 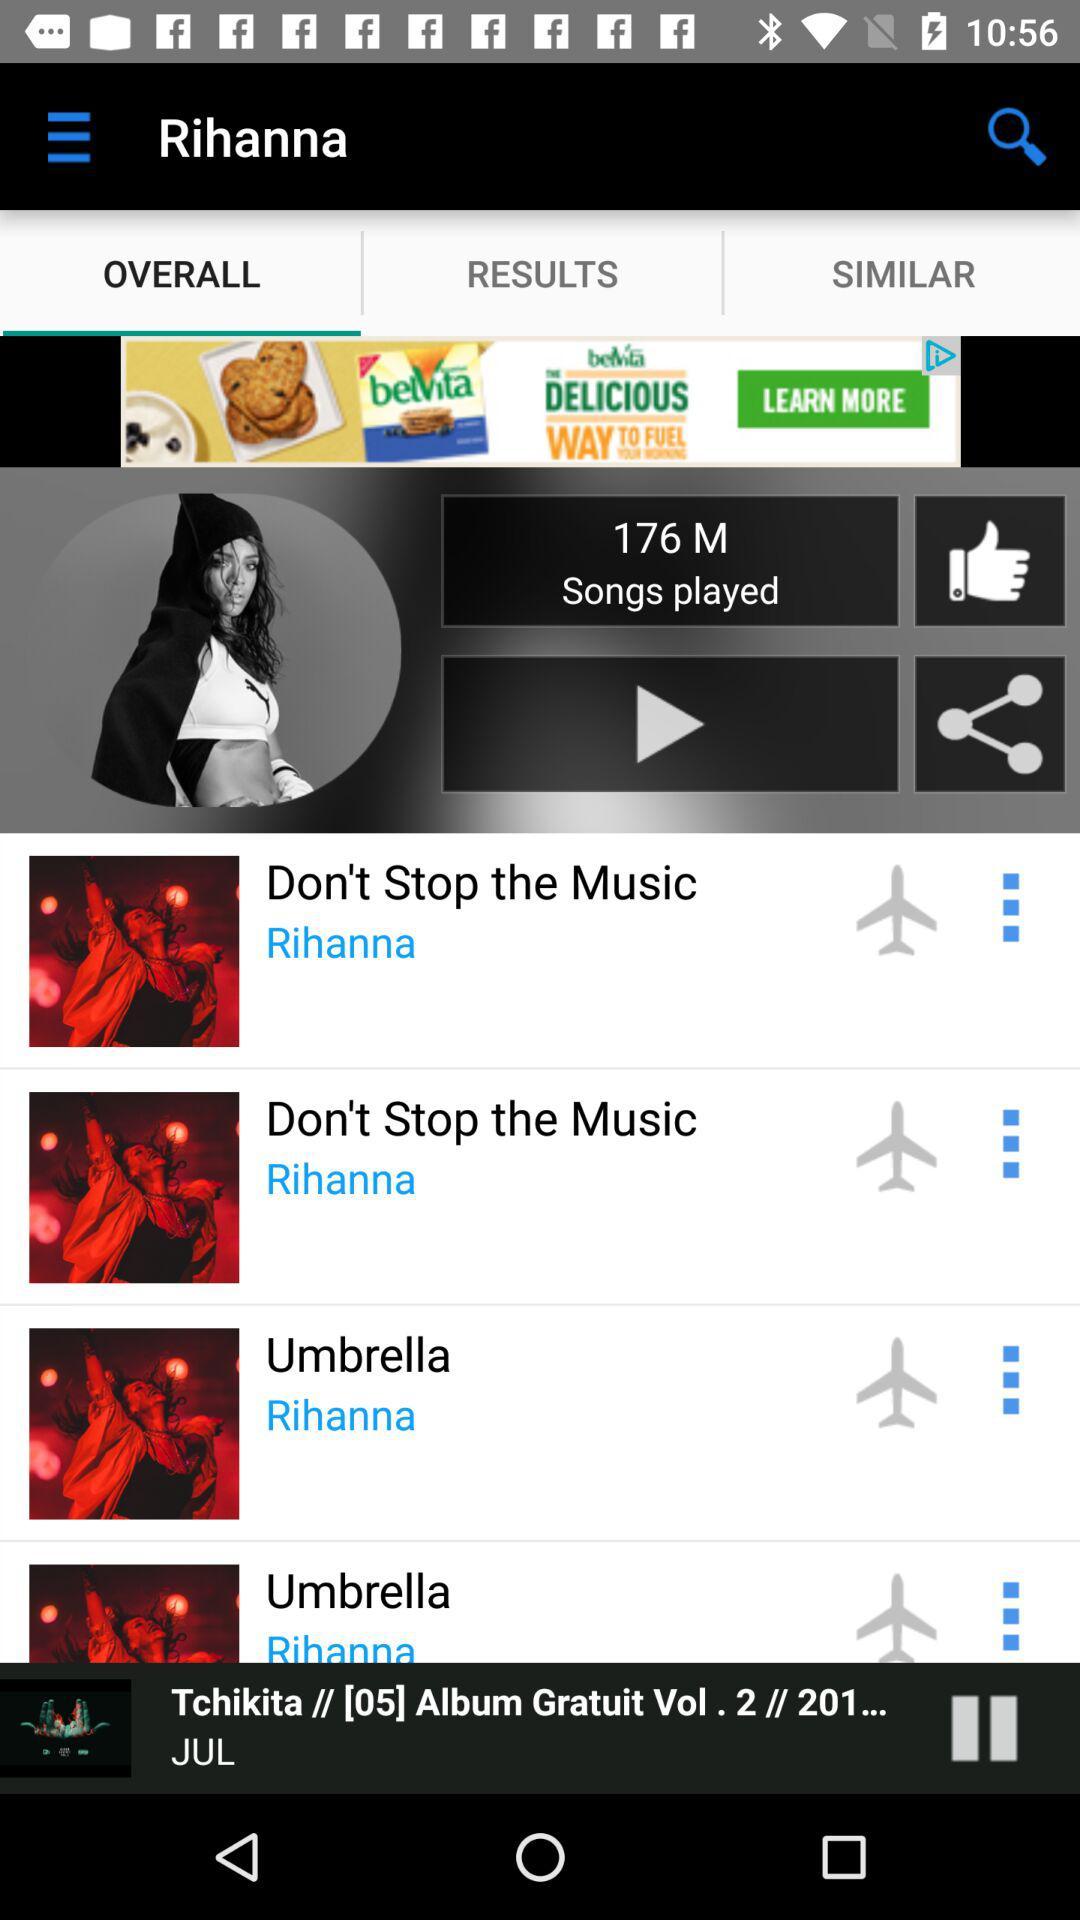 I want to click on share the article, so click(x=1008, y=903).